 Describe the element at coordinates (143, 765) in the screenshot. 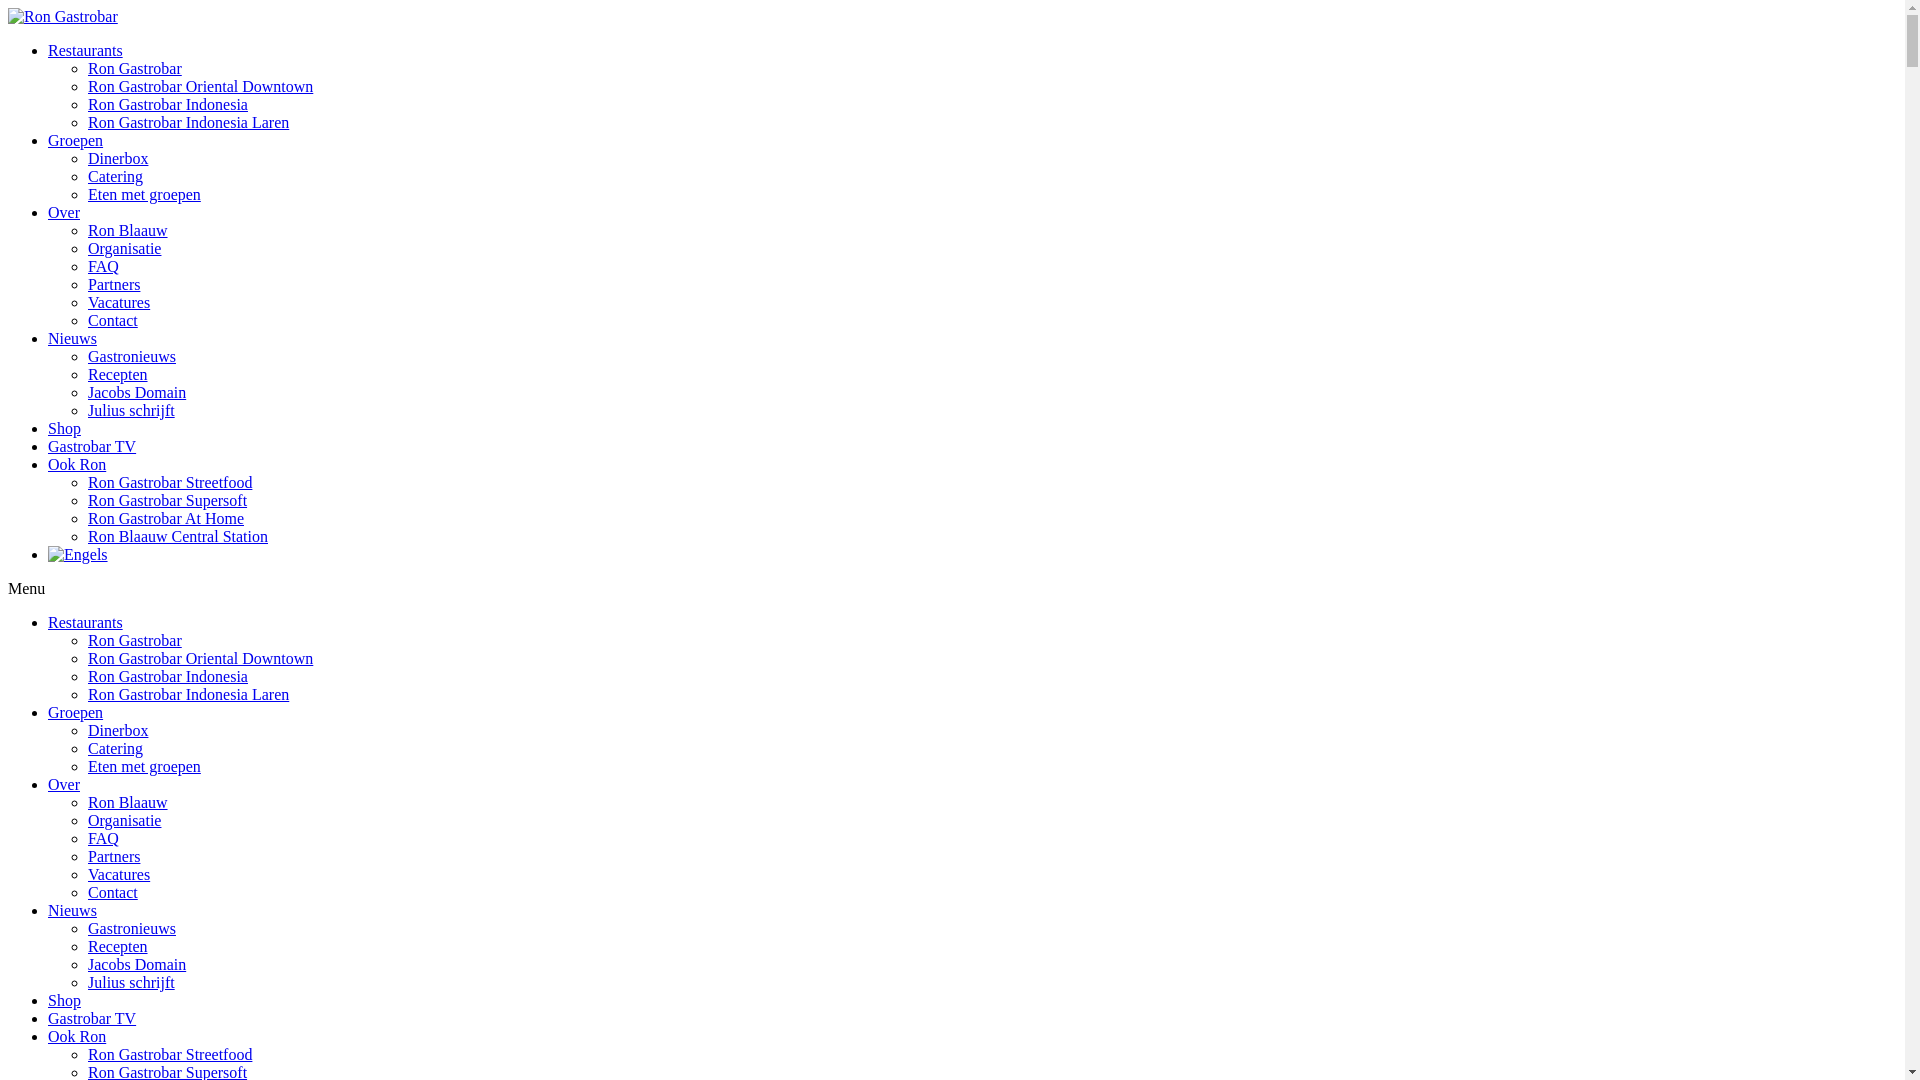

I see `'Eten met groepen'` at that location.